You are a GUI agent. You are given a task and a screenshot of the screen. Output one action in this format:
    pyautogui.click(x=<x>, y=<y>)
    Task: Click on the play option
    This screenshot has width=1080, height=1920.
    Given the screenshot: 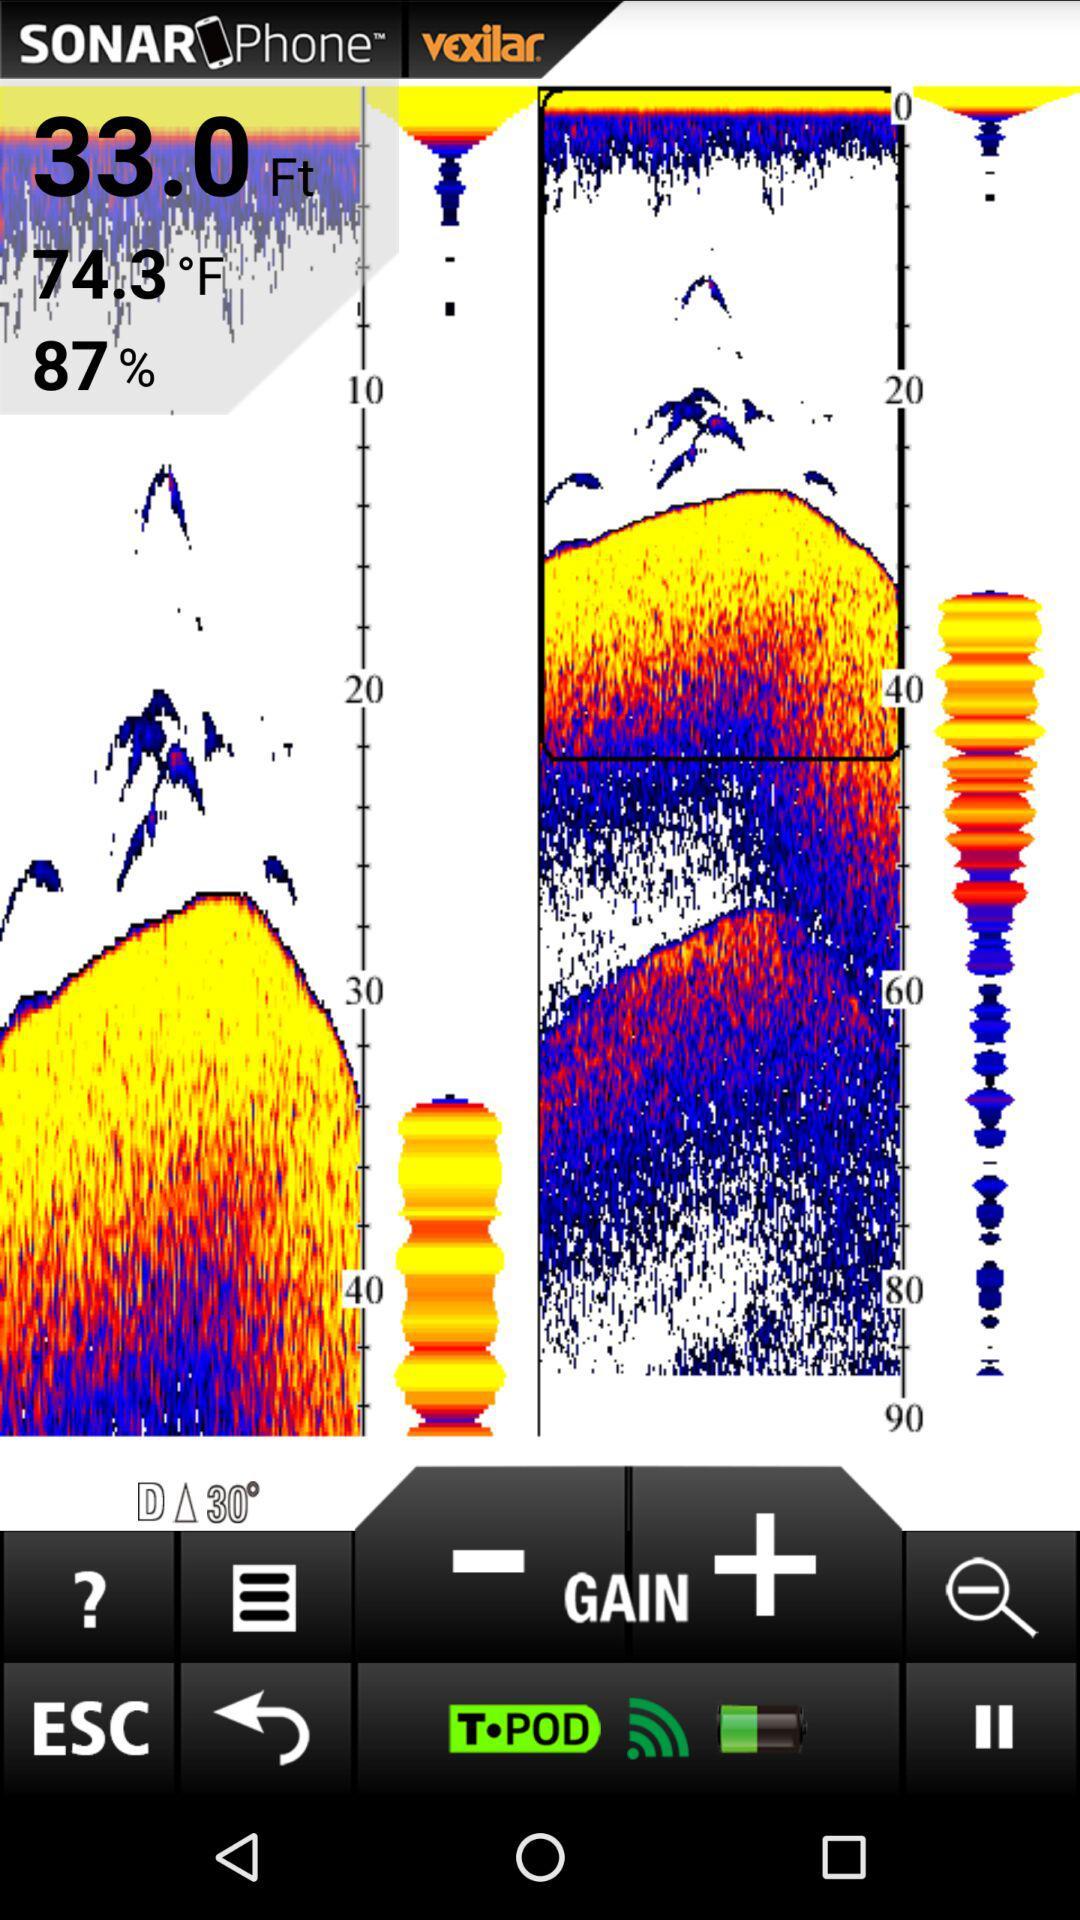 What is the action you would take?
    pyautogui.click(x=990, y=1727)
    